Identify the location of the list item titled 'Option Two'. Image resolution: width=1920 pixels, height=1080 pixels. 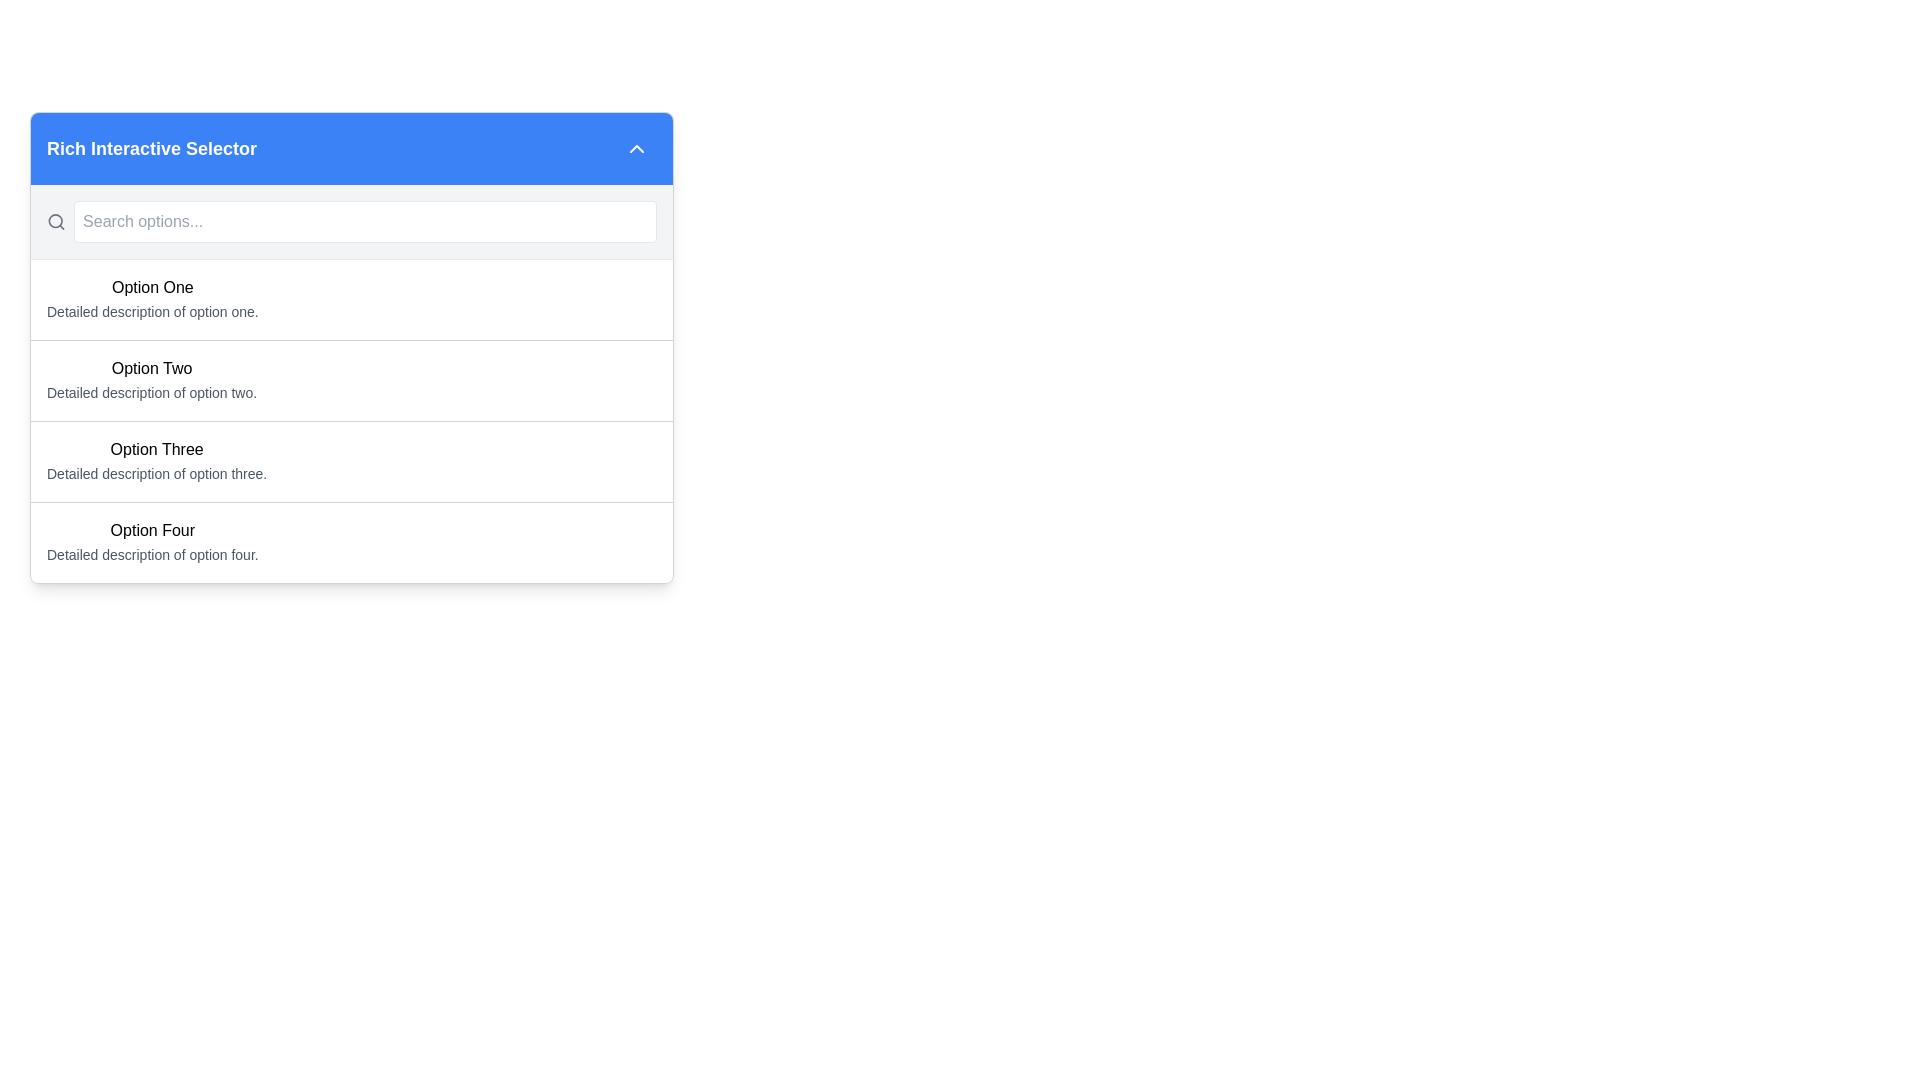
(351, 384).